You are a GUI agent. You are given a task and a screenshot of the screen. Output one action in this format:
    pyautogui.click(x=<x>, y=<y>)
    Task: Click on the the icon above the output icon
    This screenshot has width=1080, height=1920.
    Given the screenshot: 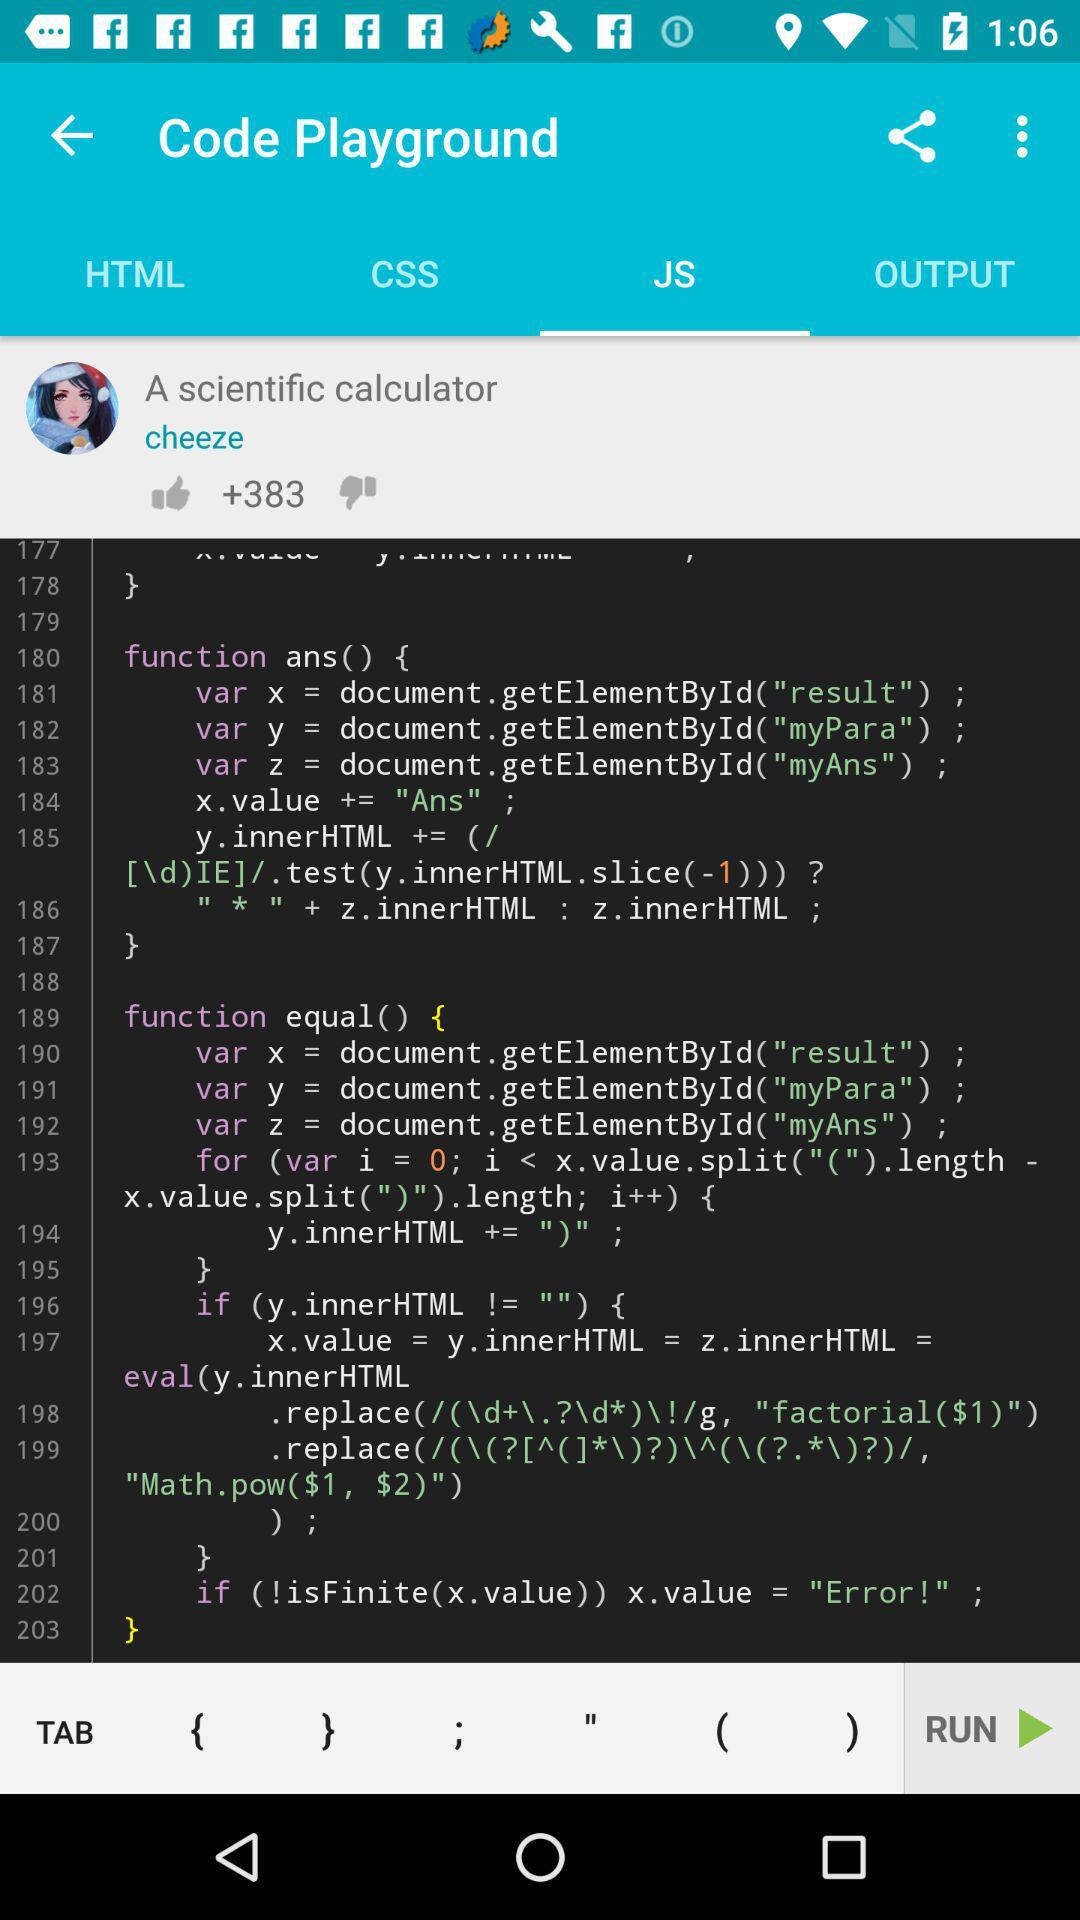 What is the action you would take?
    pyautogui.click(x=1027, y=135)
    